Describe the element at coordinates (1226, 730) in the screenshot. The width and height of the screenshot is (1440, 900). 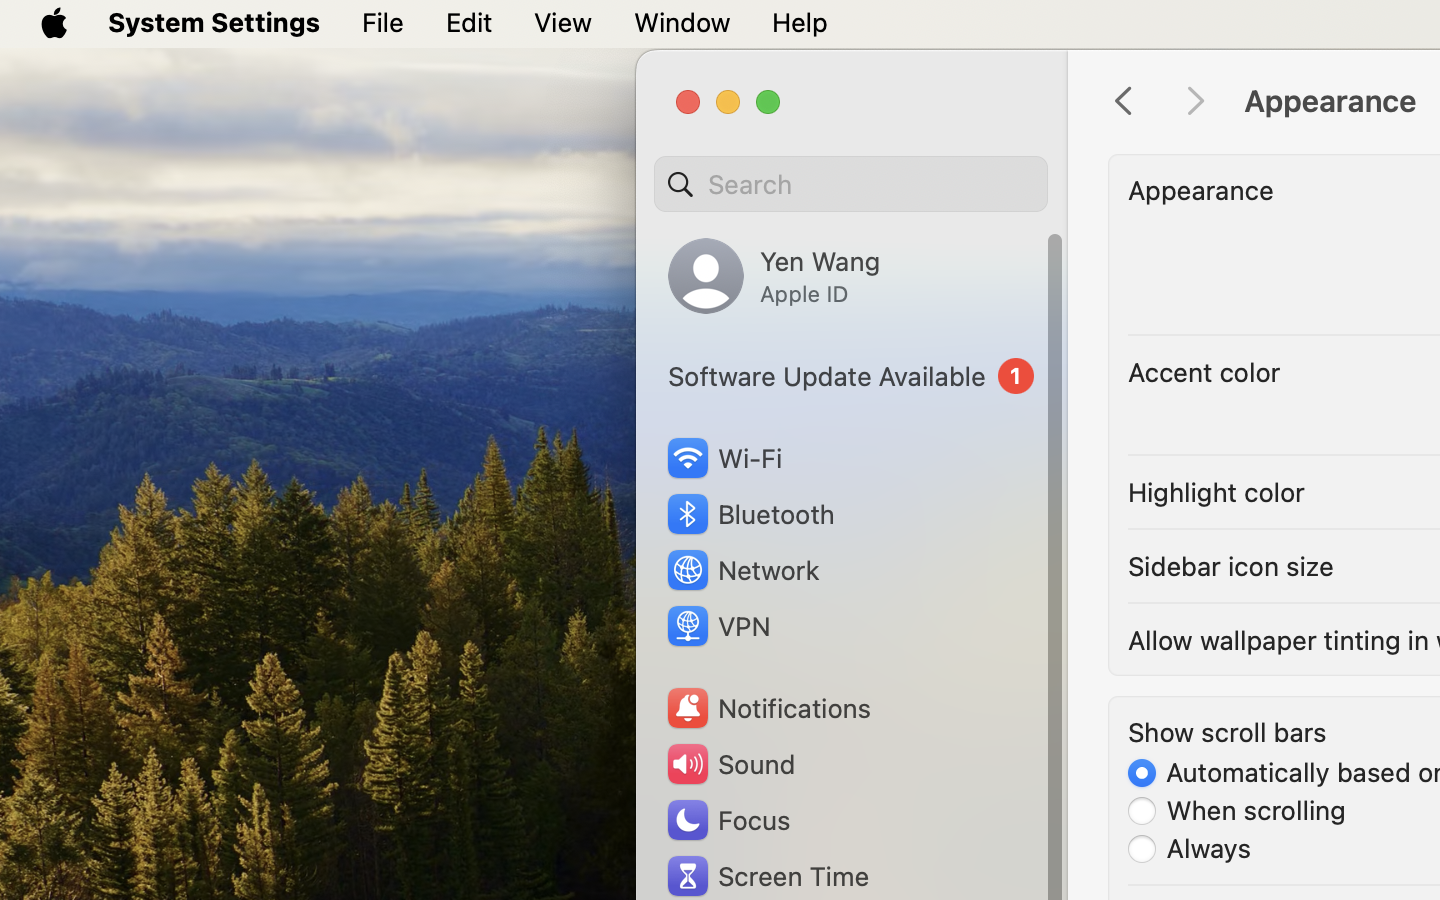
I see `'Show scroll bars'` at that location.